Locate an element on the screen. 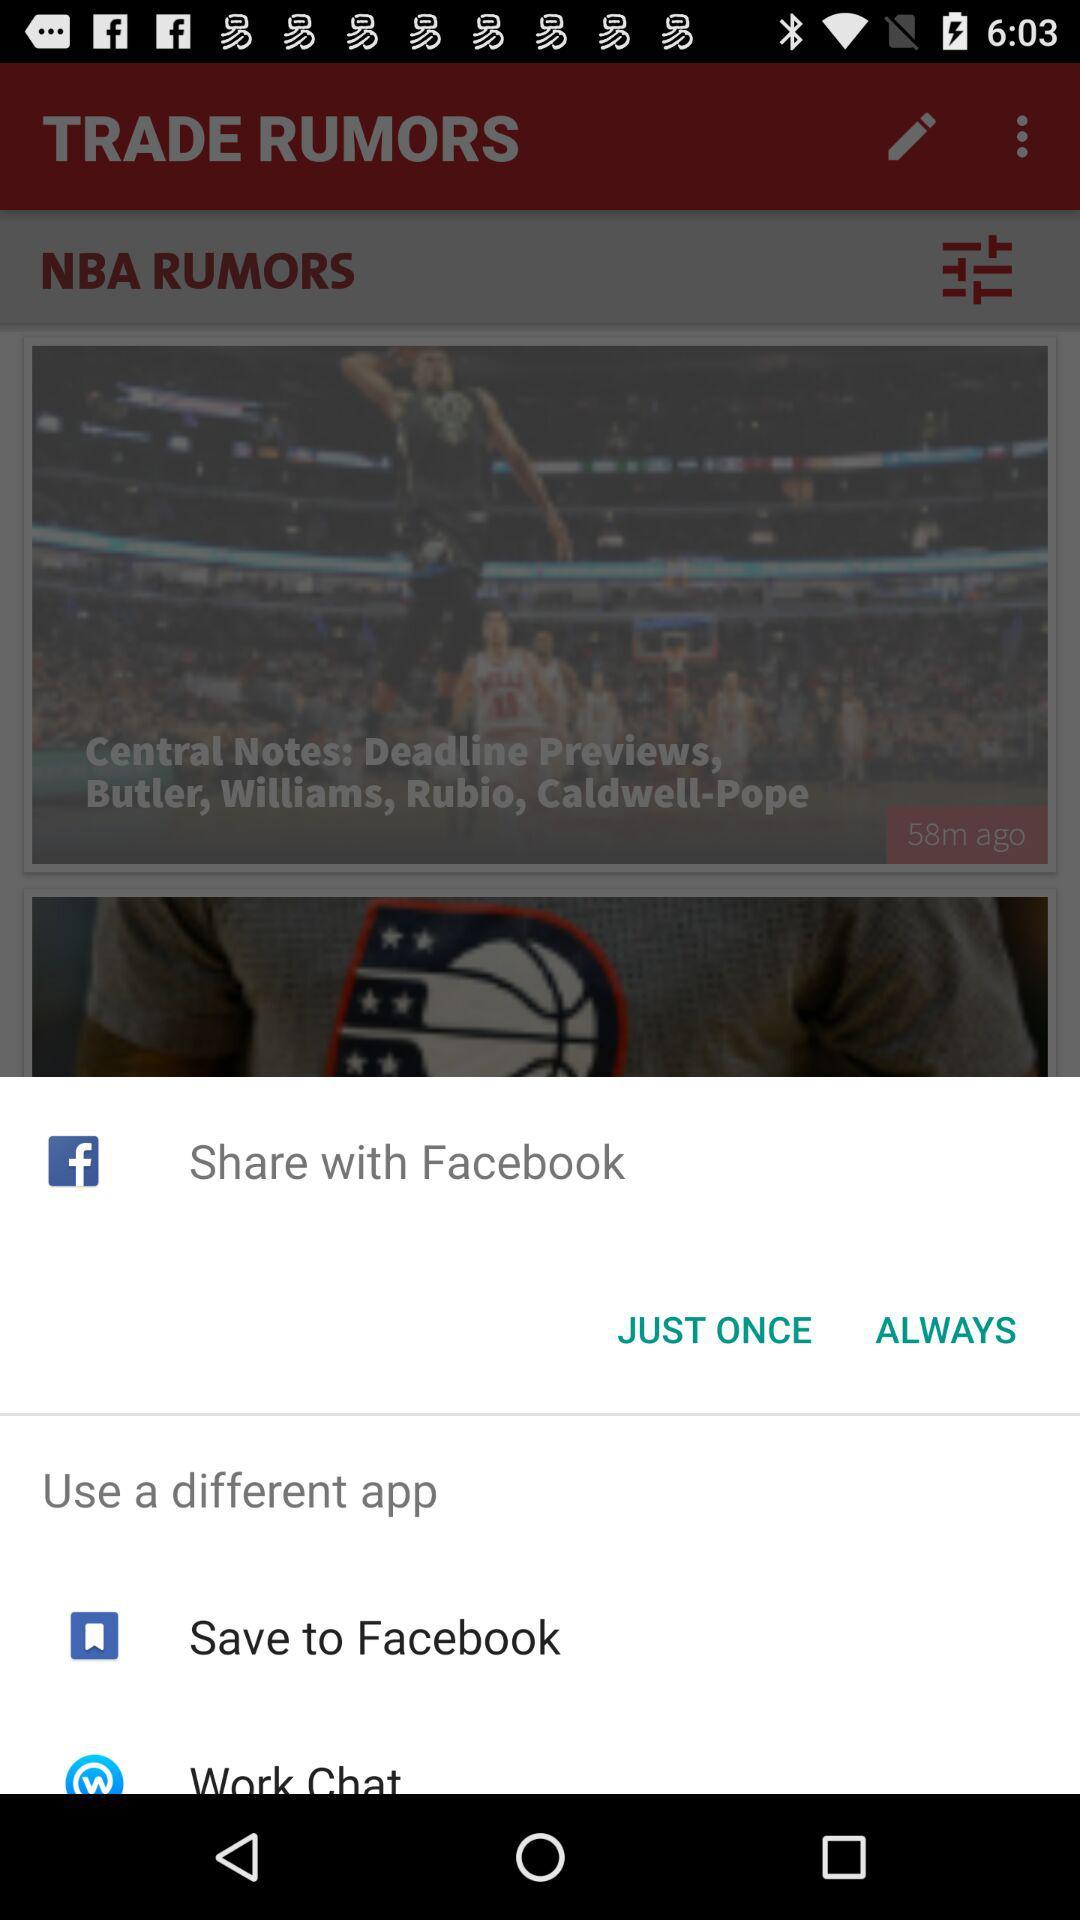 The width and height of the screenshot is (1080, 1920). the work chat is located at coordinates (295, 1772).